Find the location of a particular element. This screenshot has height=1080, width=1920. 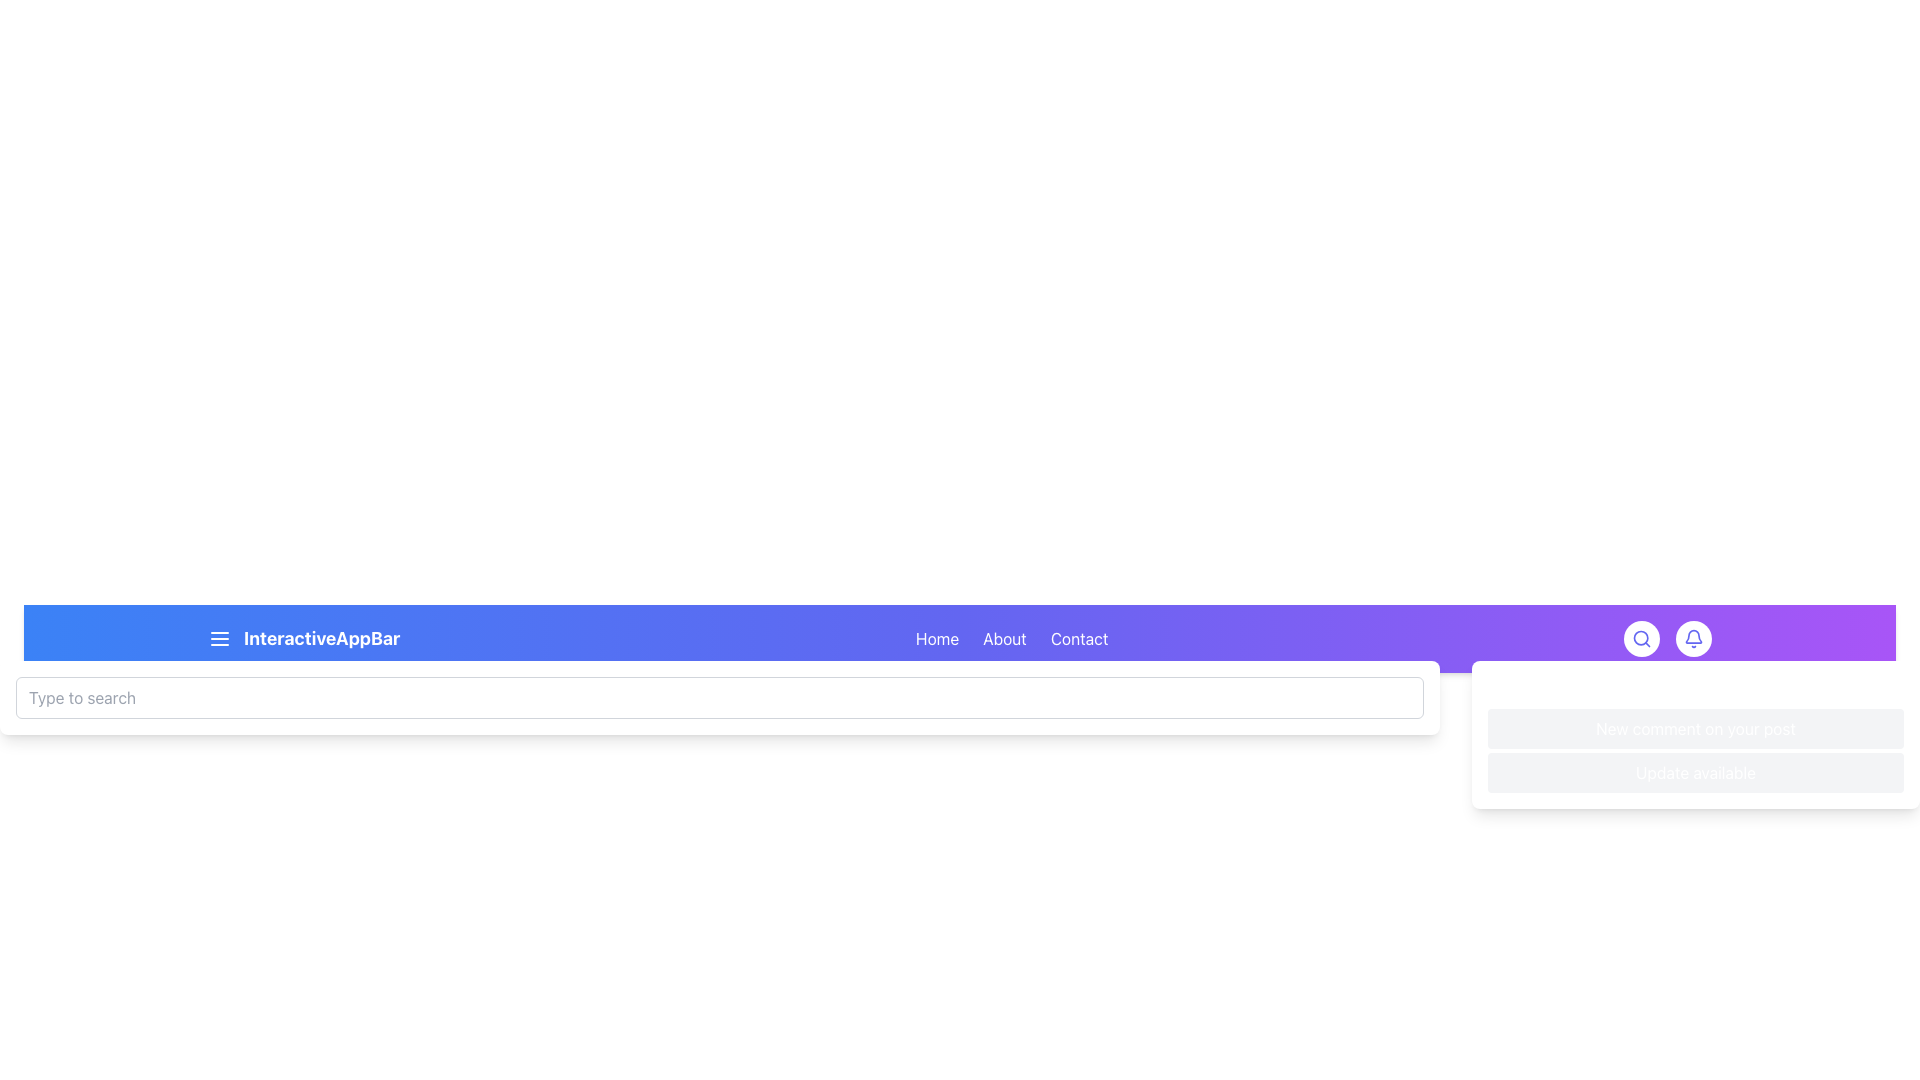

the notification bell icon, which is a stylized bell shape within a circular white background with indigo borders, located in the top-right corner of the interface is located at coordinates (1693, 639).